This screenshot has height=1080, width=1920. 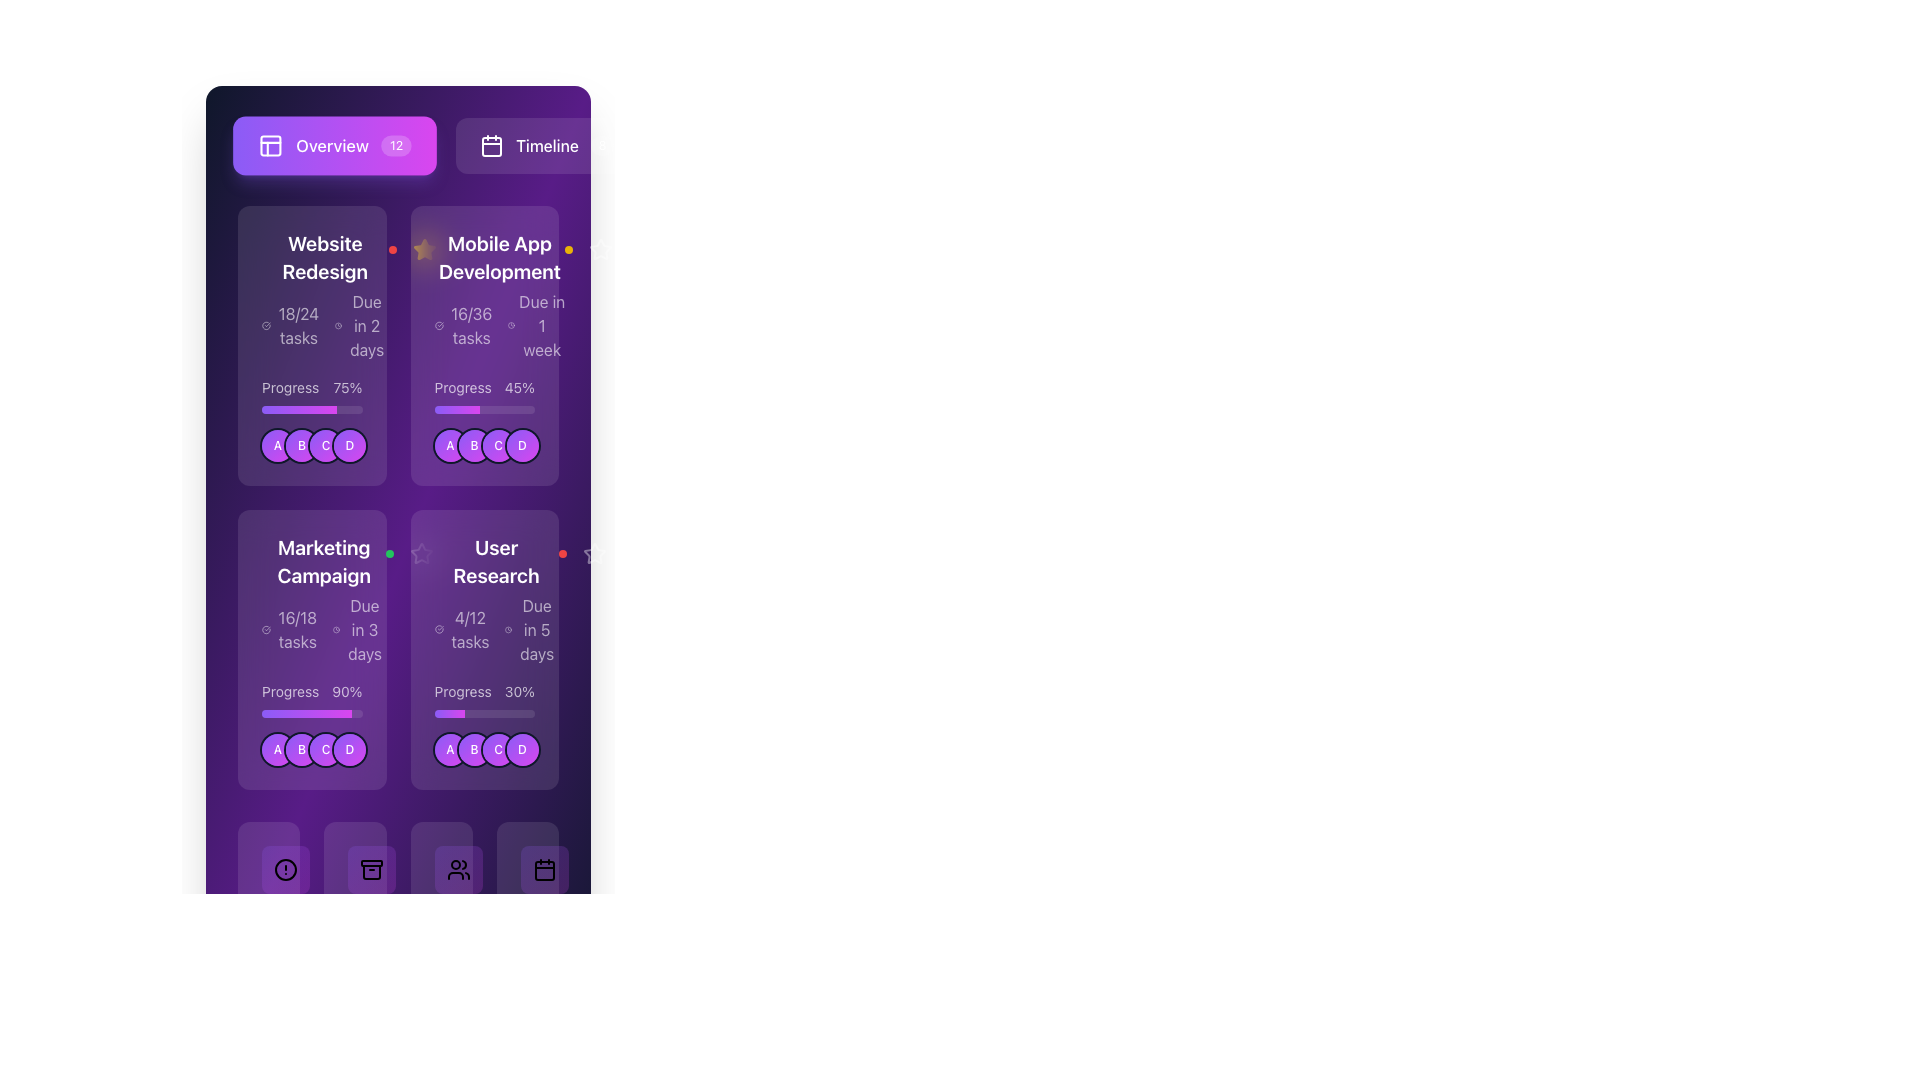 What do you see at coordinates (361, 325) in the screenshot?
I see `the label indicating the deadline for the 'Website Redesign' project, which is located to the right of '18/24 tasks' and above the progress bar` at bounding box center [361, 325].